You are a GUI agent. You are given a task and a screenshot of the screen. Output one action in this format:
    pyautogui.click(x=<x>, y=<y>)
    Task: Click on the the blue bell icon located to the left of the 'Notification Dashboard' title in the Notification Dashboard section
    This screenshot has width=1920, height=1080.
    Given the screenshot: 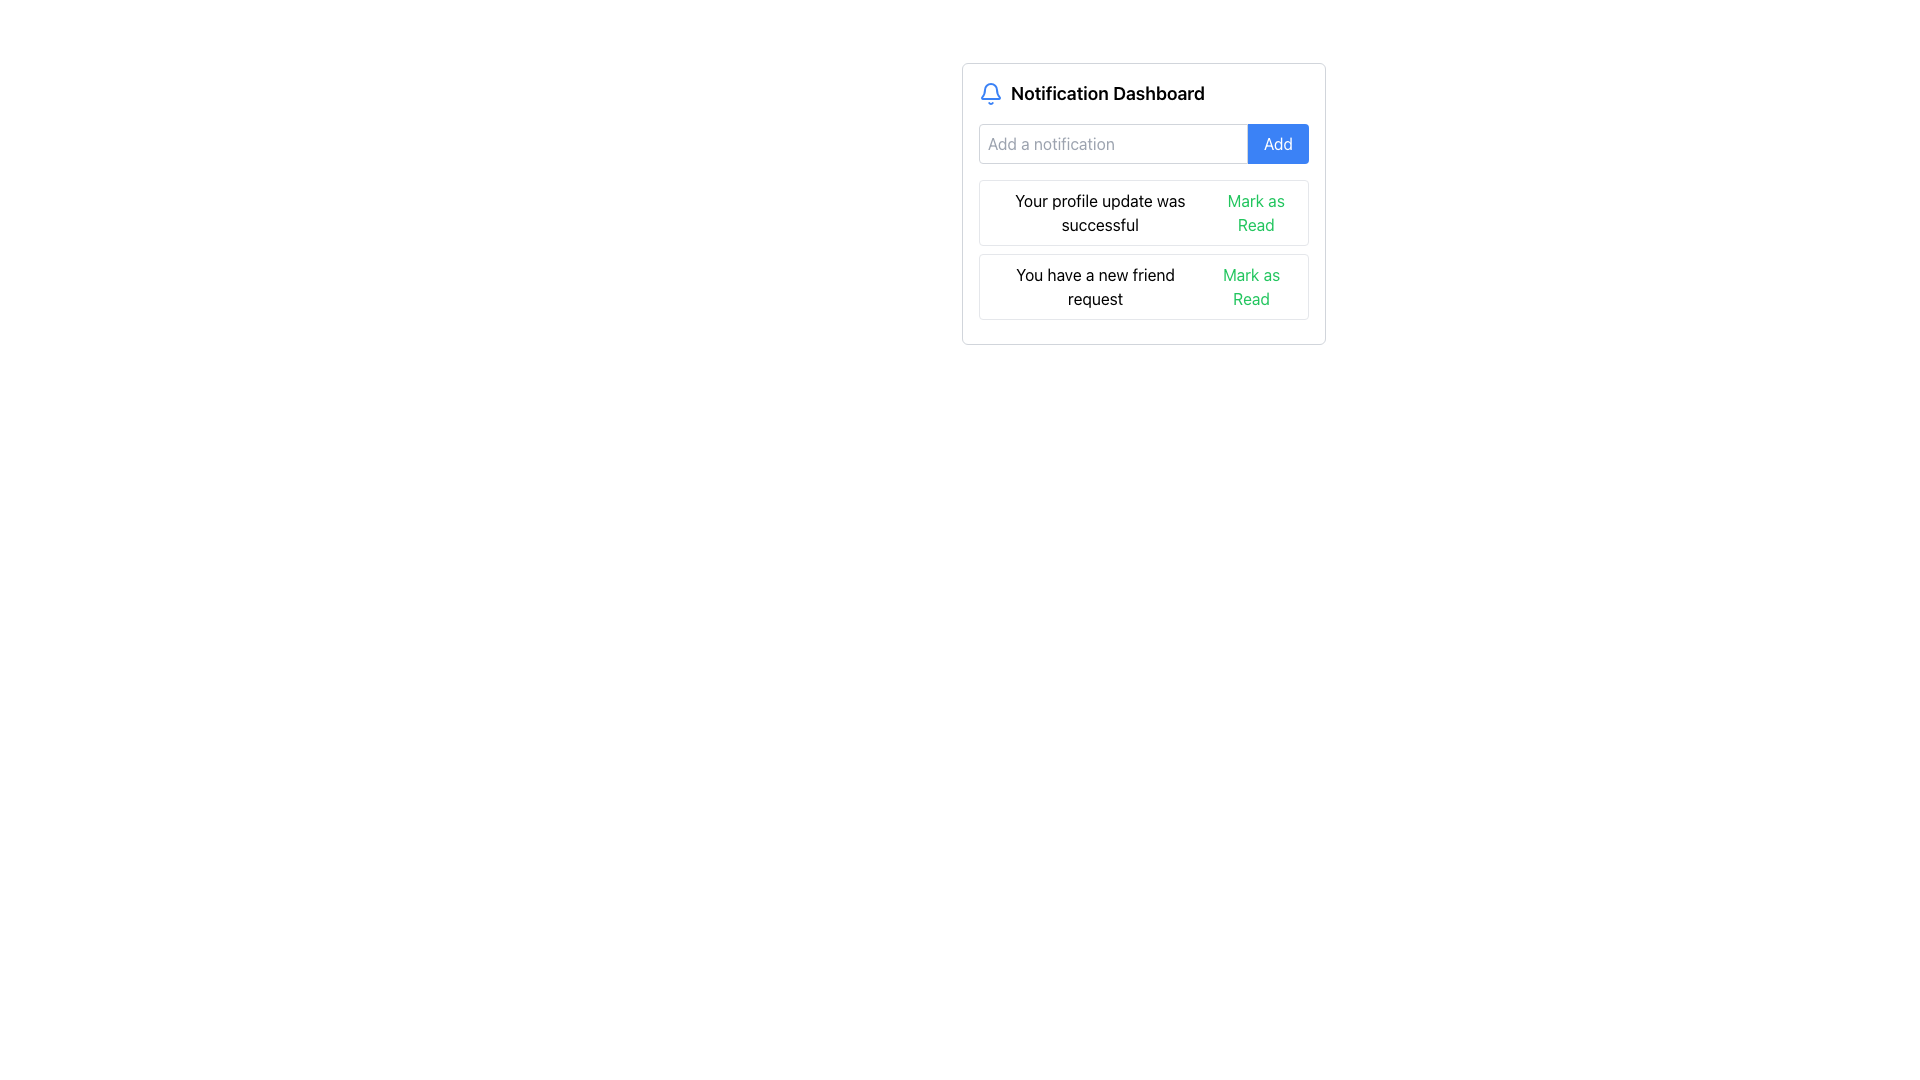 What is the action you would take?
    pyautogui.click(x=990, y=93)
    